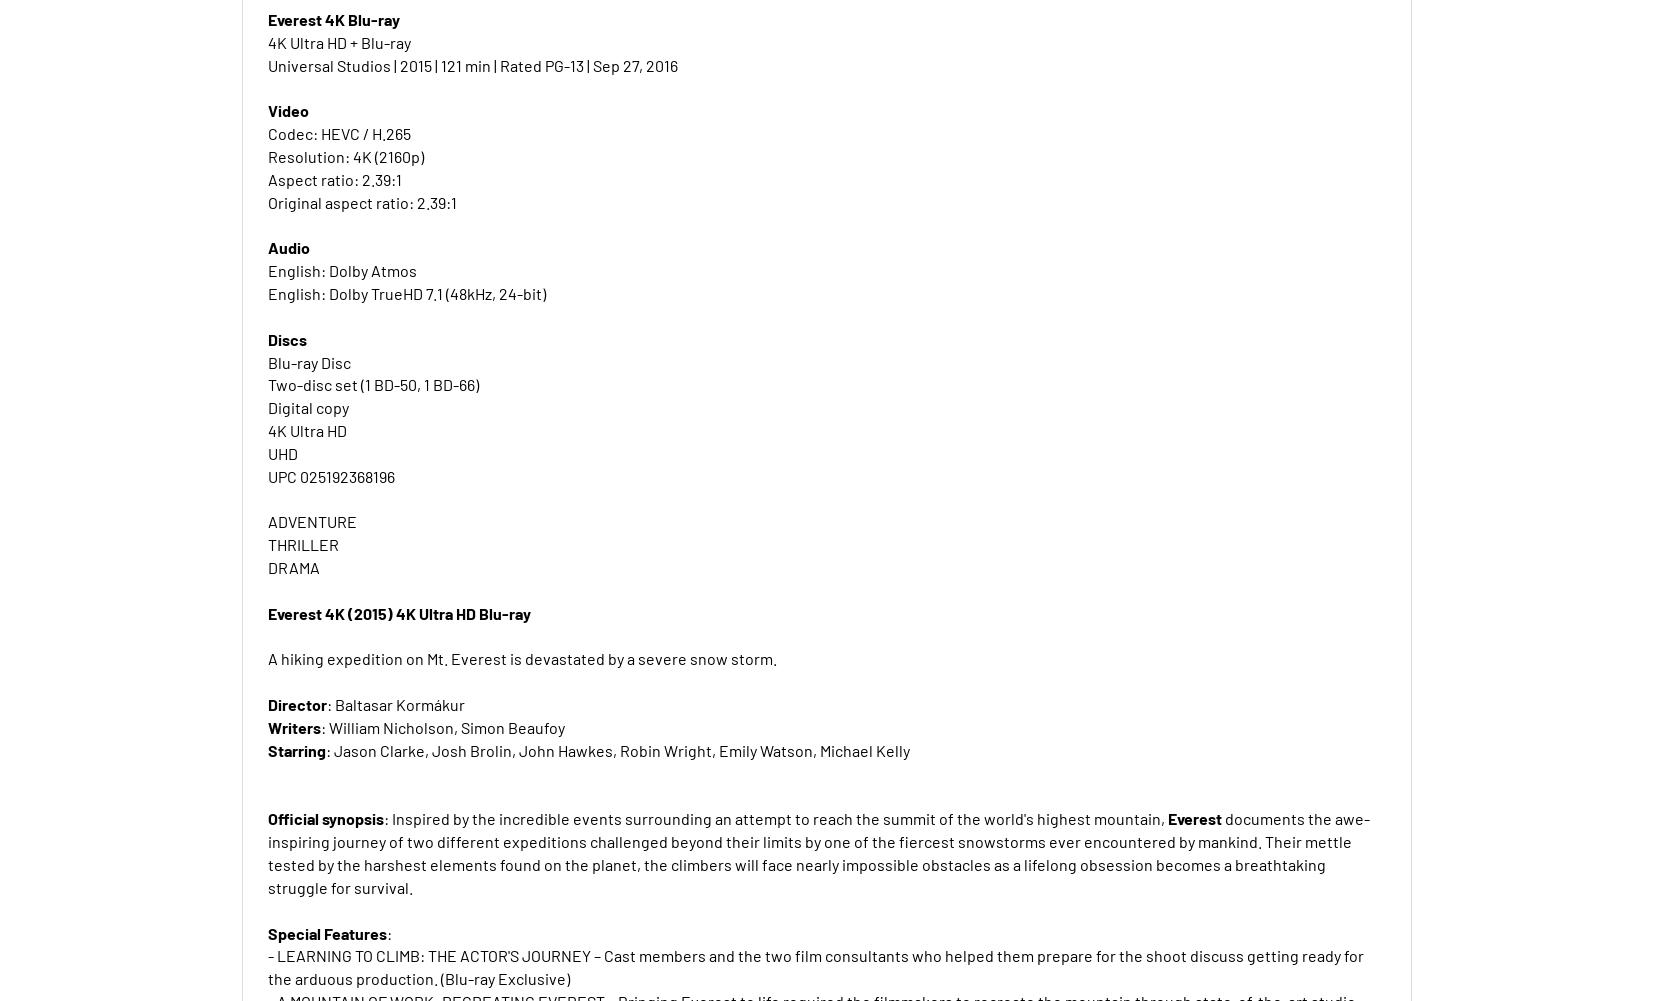 Image resolution: width=1653 pixels, height=1001 pixels. I want to click on 'UPC 025192368196', so click(329, 475).